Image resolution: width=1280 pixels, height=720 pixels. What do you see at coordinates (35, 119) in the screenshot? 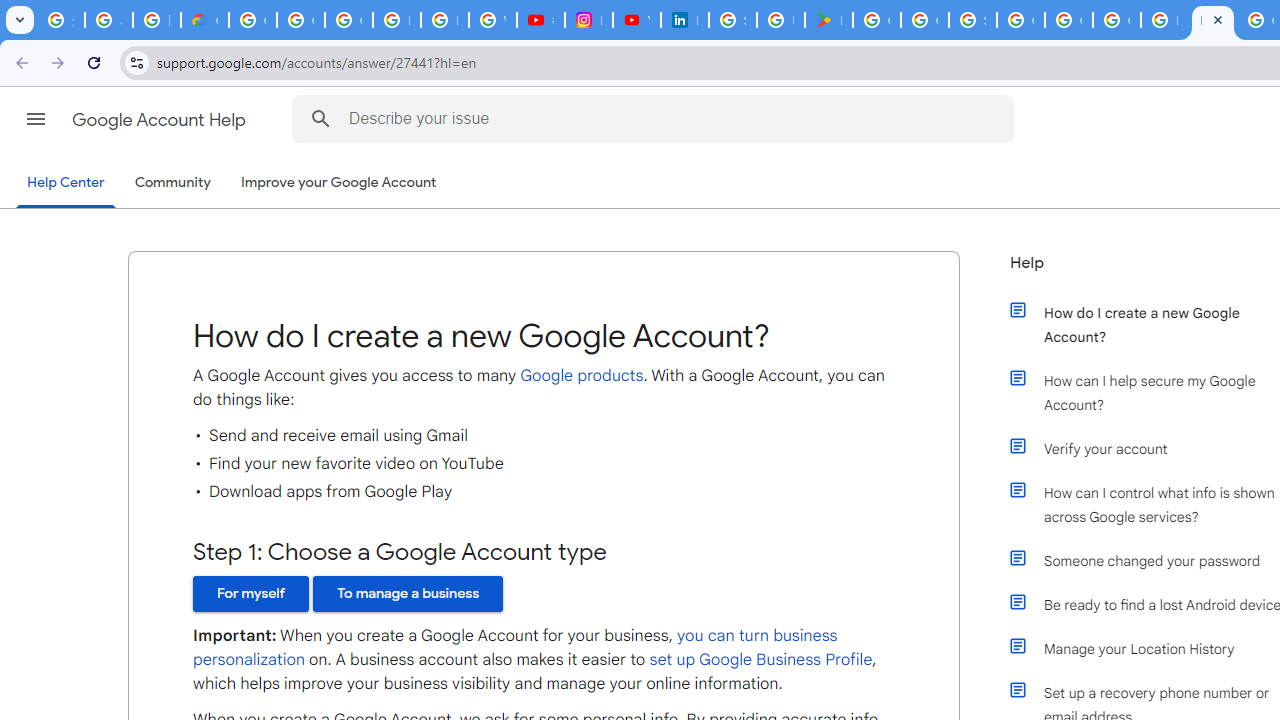
I see `'Main menu'` at bounding box center [35, 119].